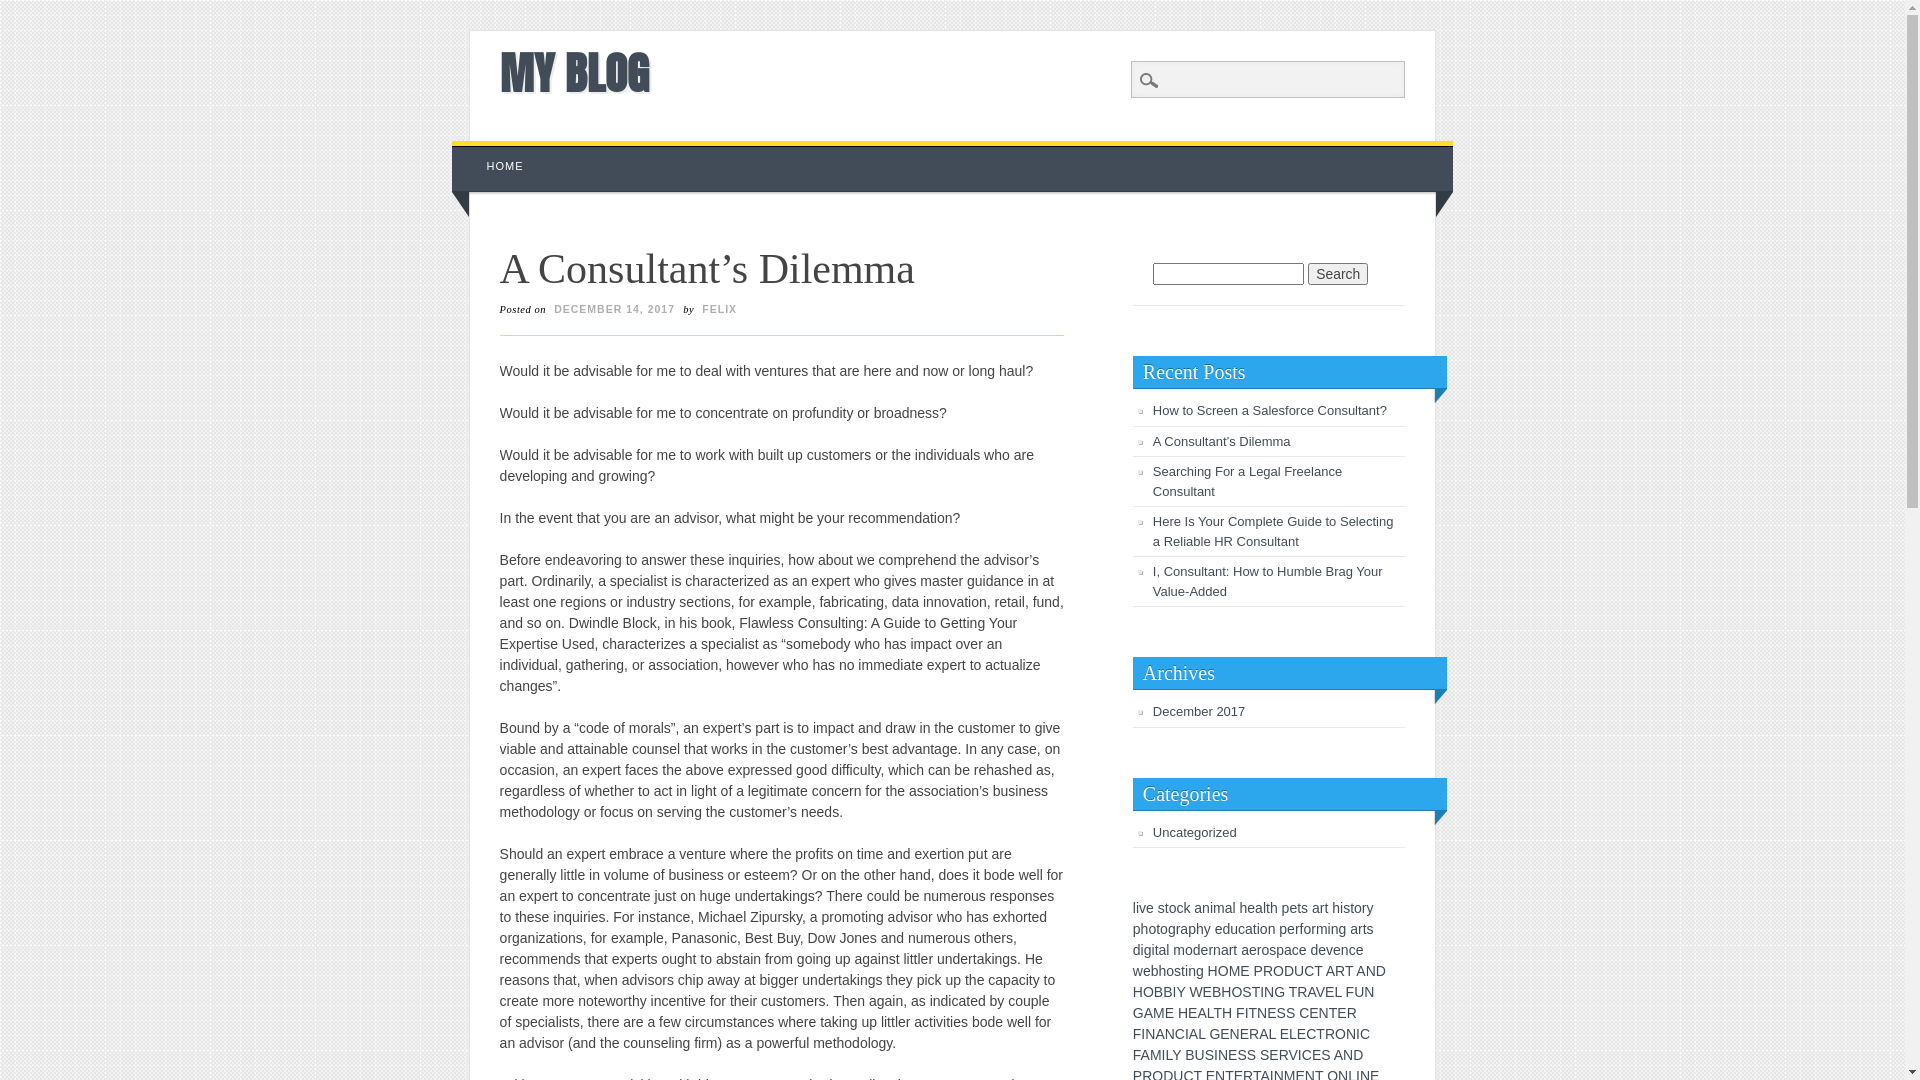 The height and width of the screenshot is (1080, 1920). I want to click on 'FELIX', so click(719, 308).